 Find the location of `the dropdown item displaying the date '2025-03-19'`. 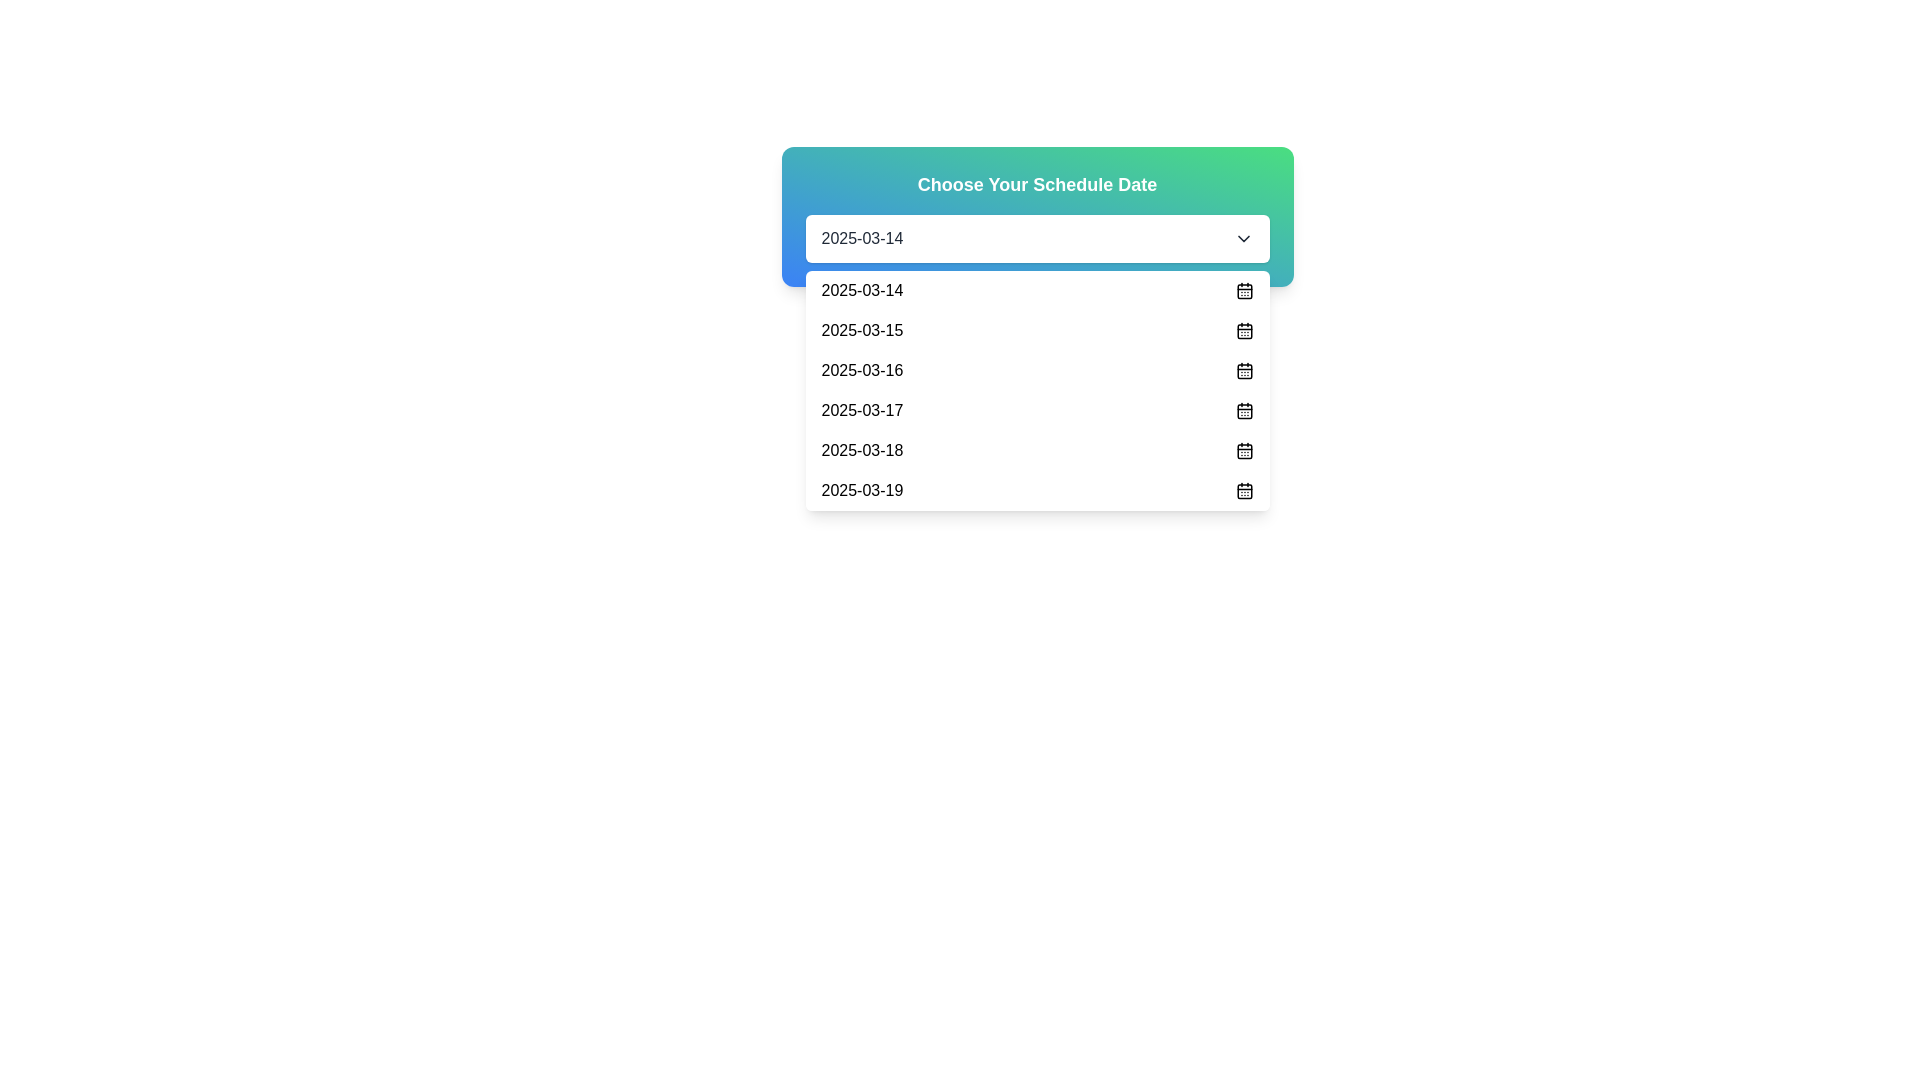

the dropdown item displaying the date '2025-03-19' is located at coordinates (1037, 490).